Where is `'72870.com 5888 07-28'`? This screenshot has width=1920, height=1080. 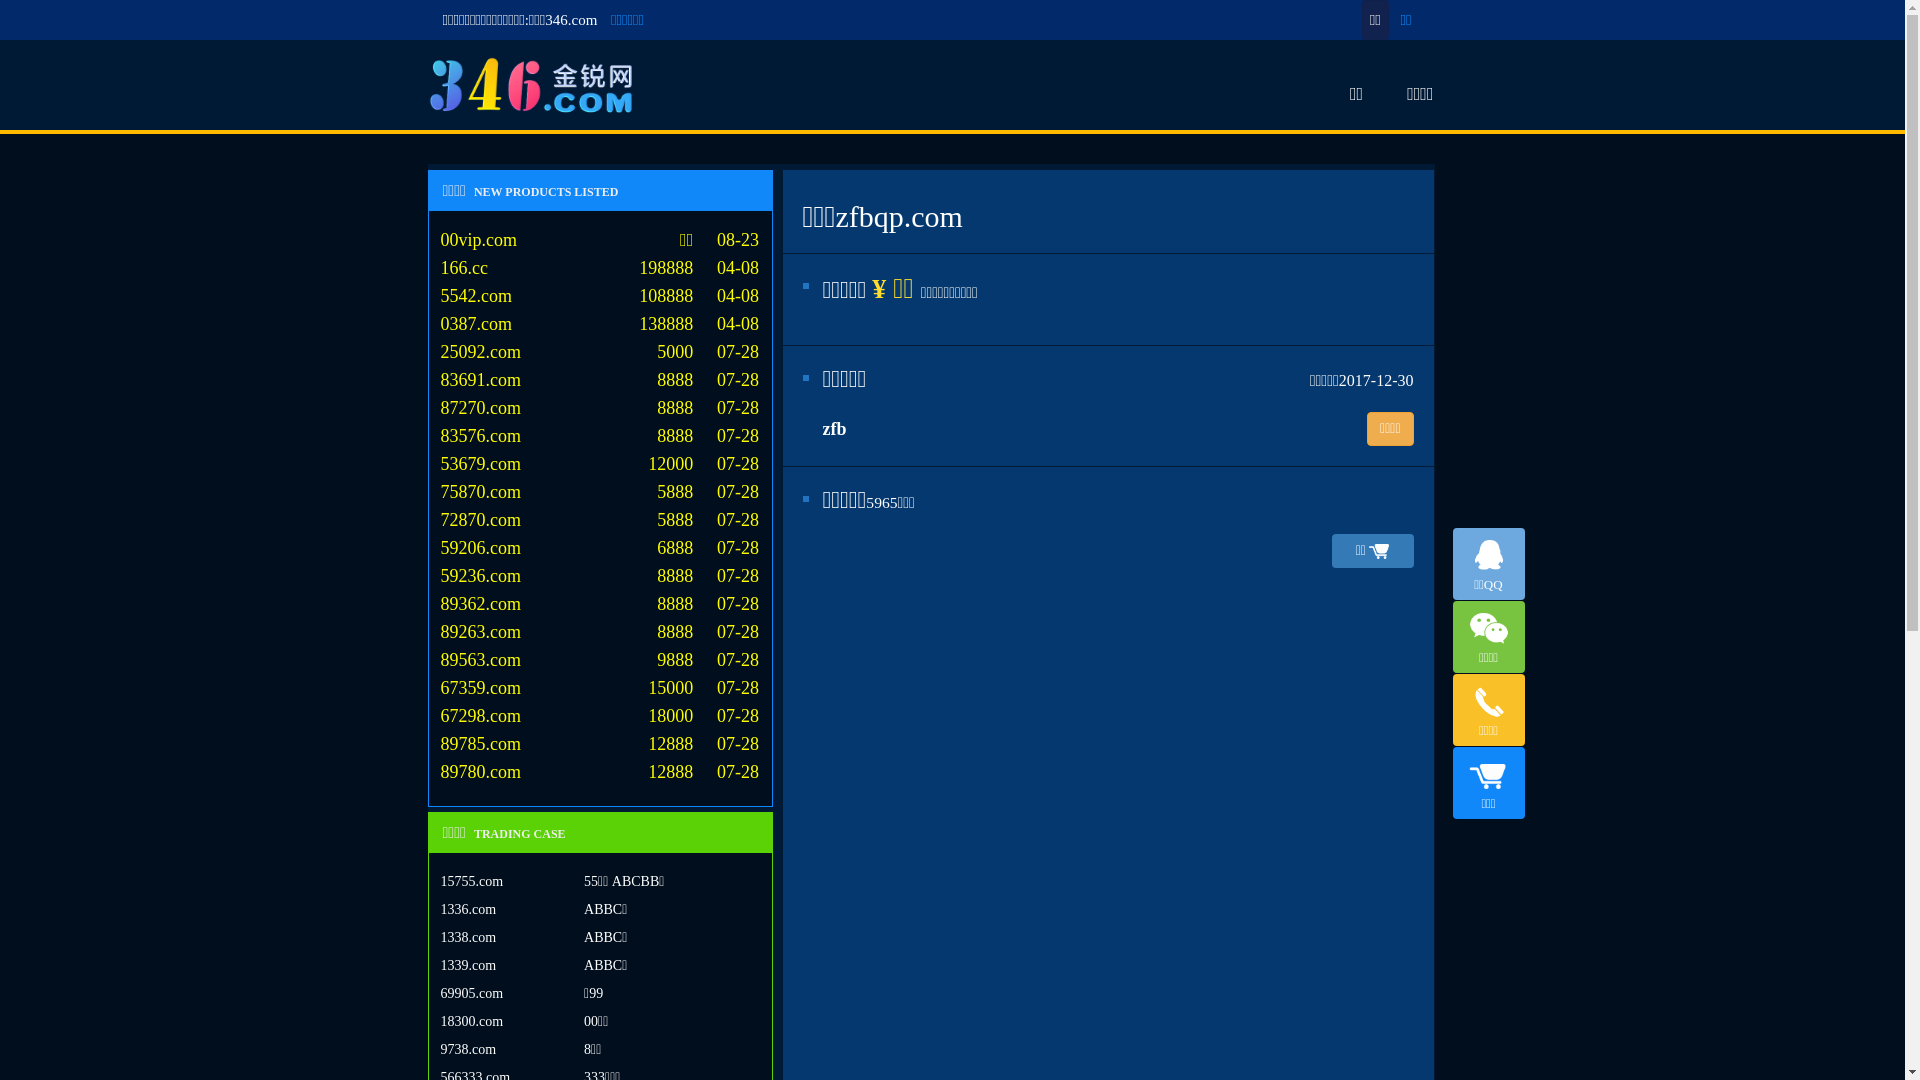 '72870.com 5888 07-28' is located at coordinates (598, 527).